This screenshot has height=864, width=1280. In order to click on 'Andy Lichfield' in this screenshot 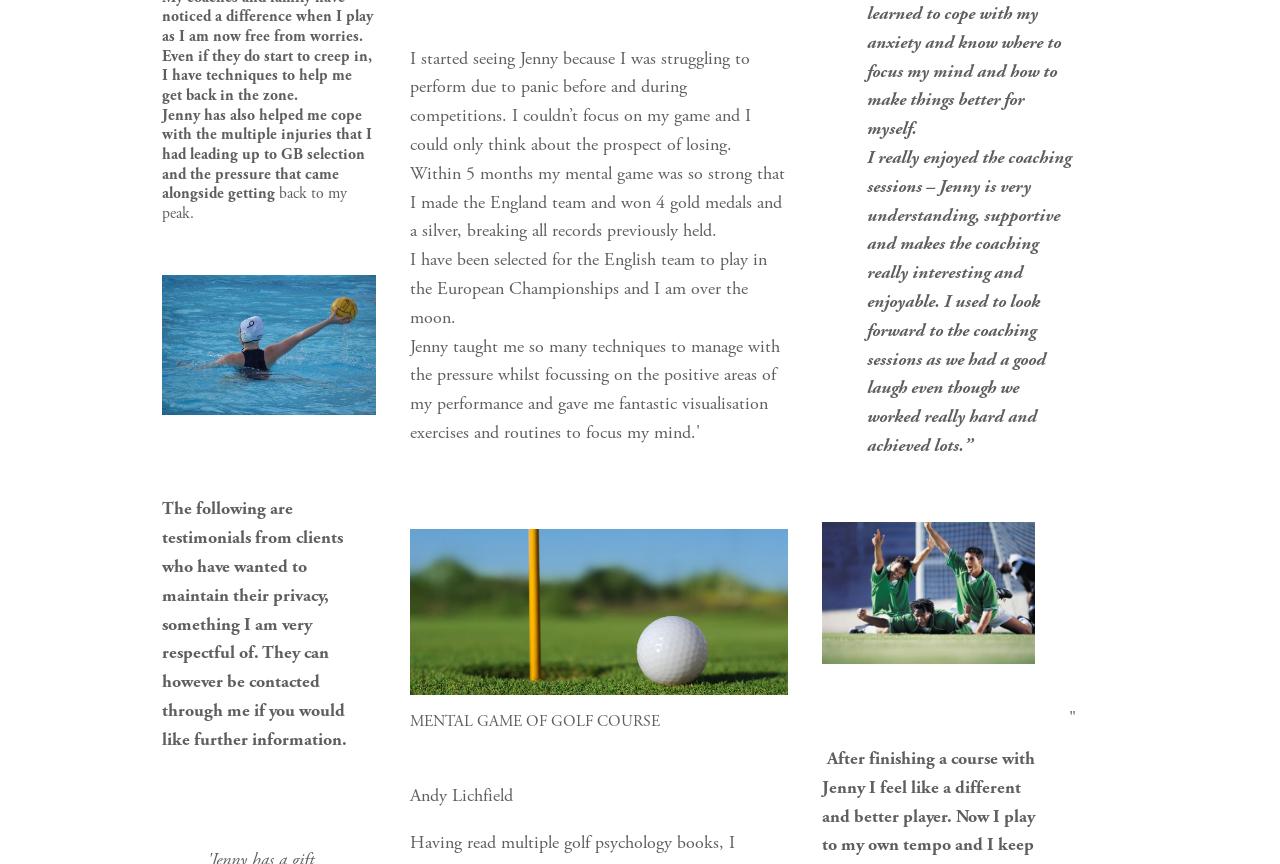, I will do `click(459, 794)`.